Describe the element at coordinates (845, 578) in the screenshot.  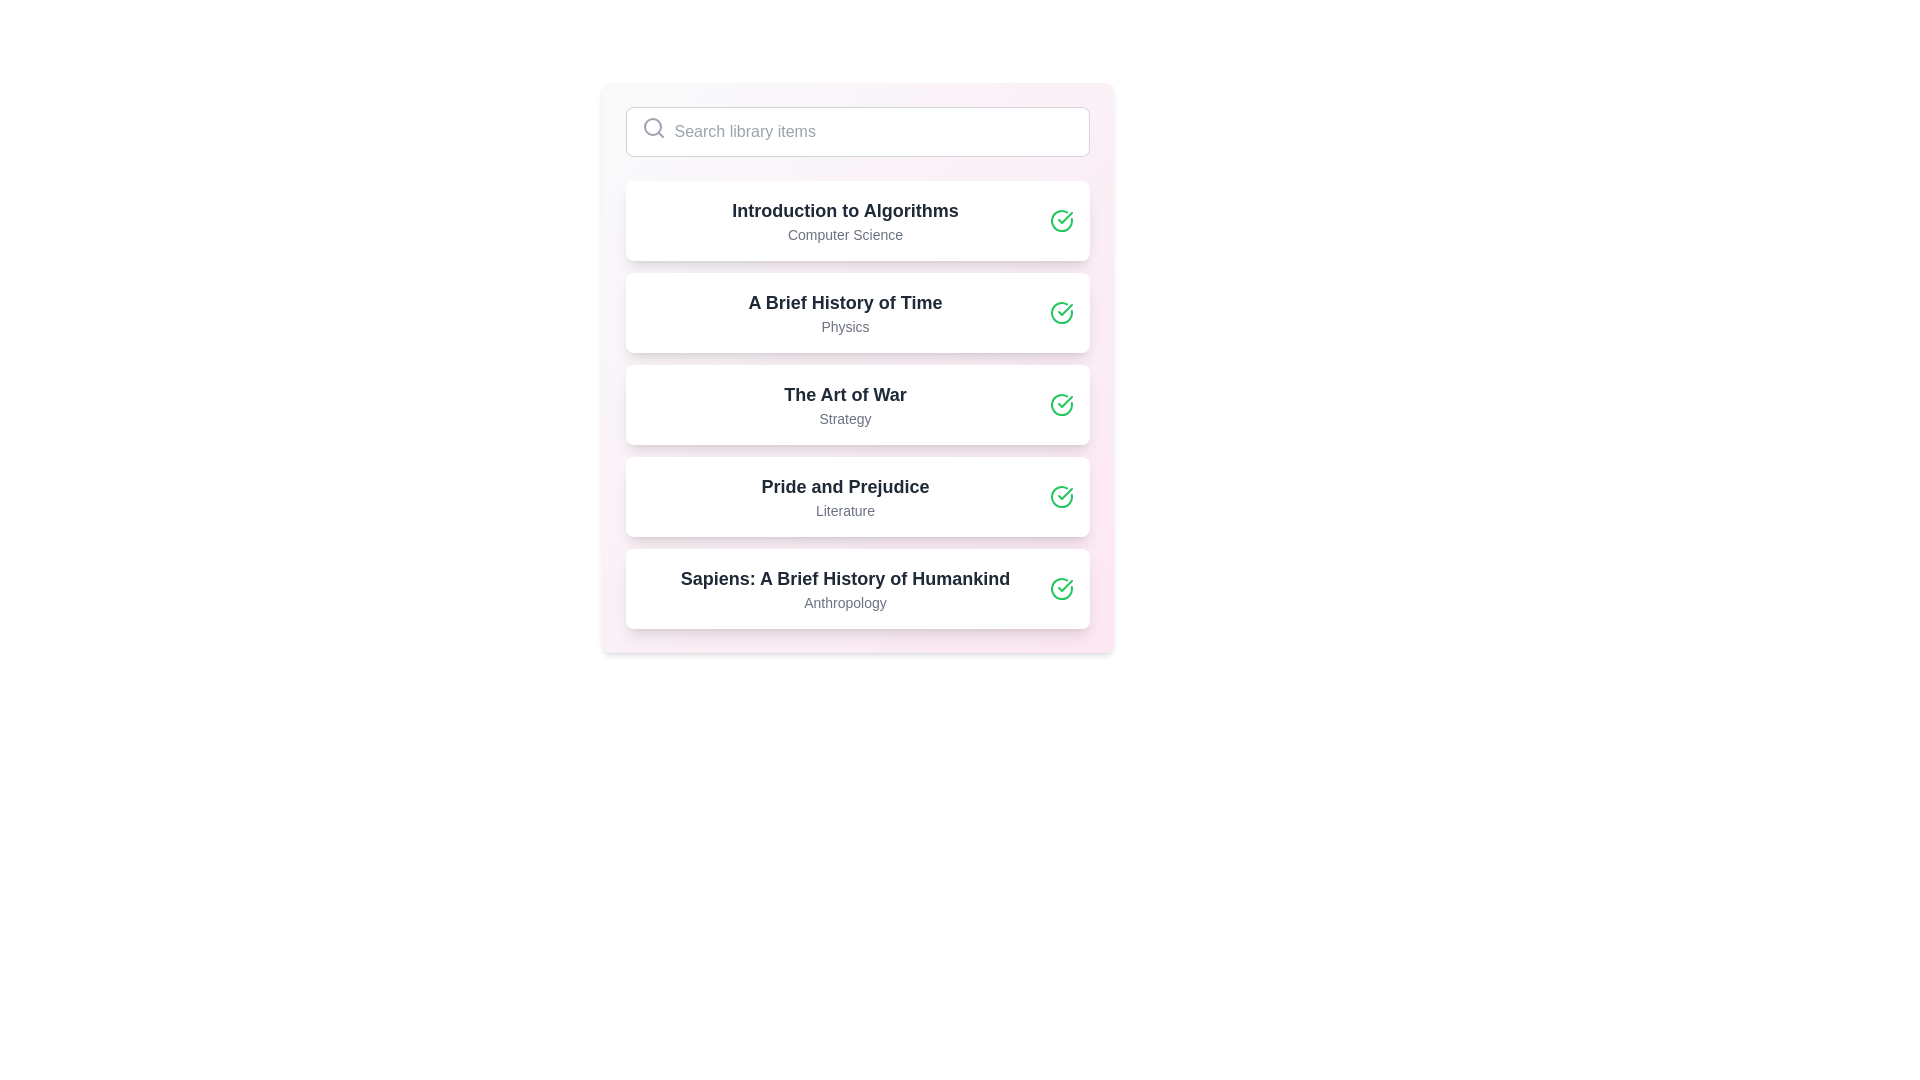
I see `bold title text 'Sapiens: A Brief History of Humankind' which is the first line of text in the bottommost item of a scrollable list, positioned above the subtitle 'Anthropology'` at that location.